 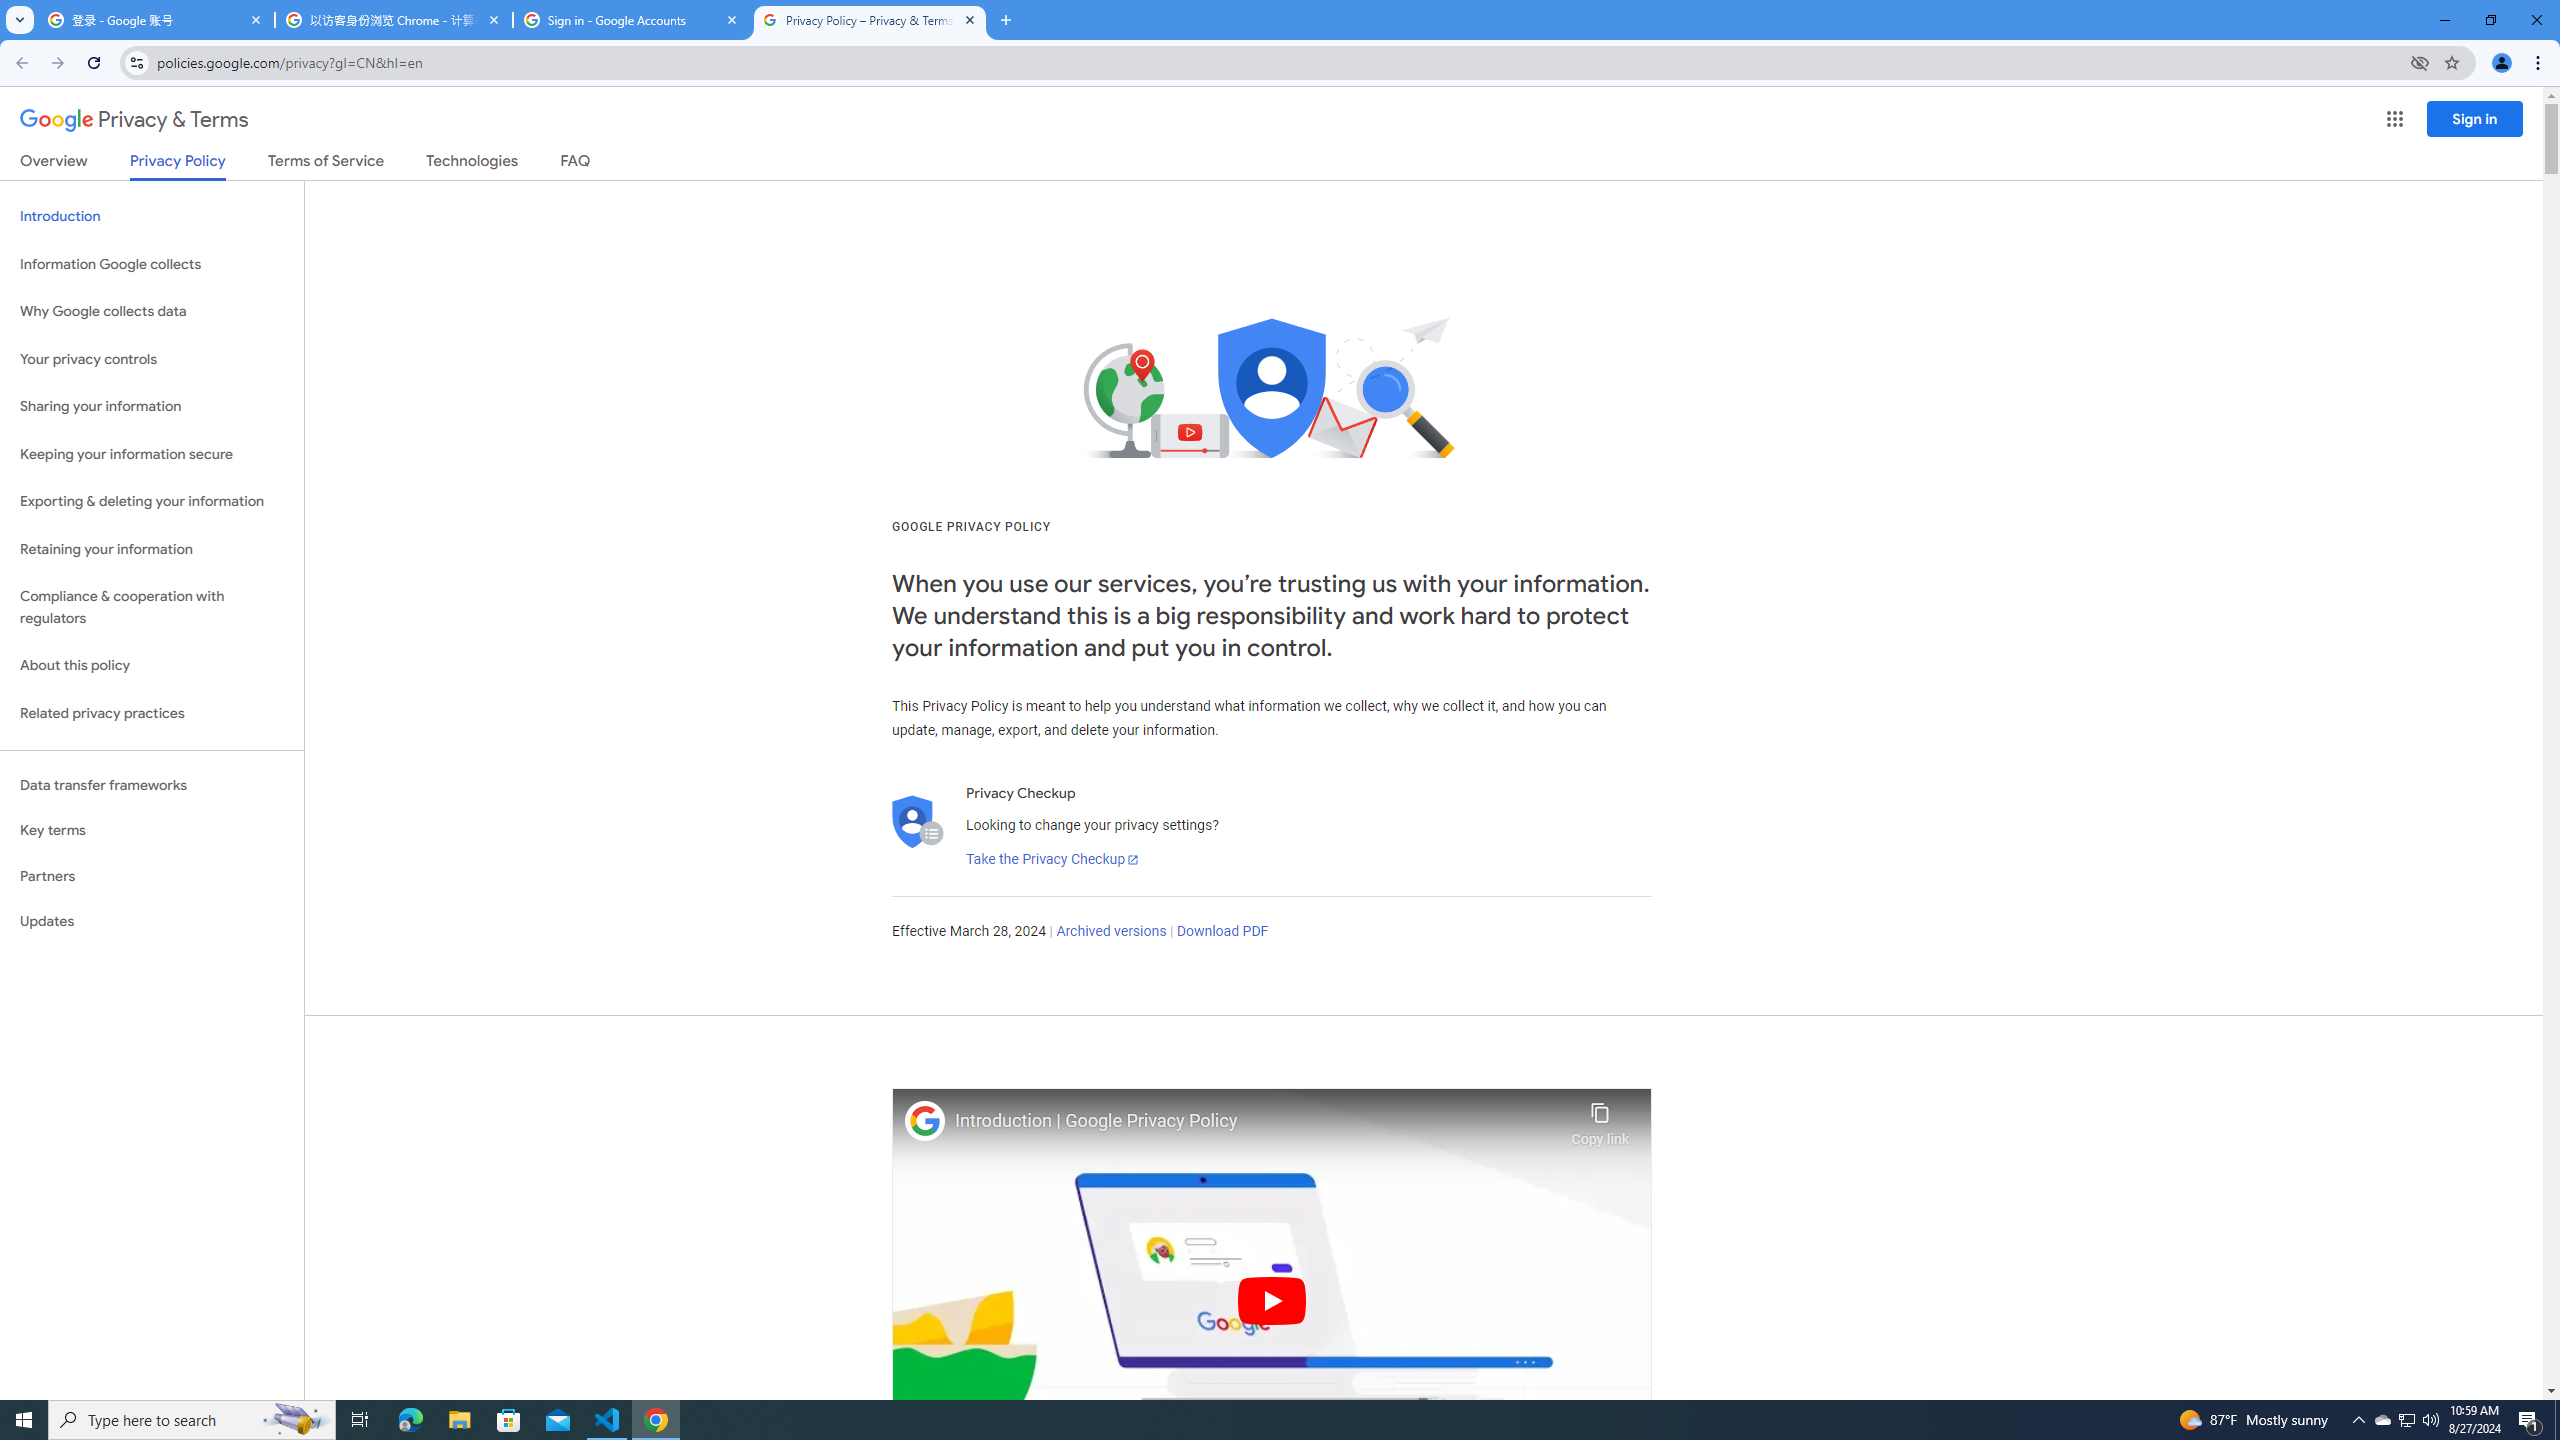 I want to click on 'About this policy', so click(x=151, y=666).